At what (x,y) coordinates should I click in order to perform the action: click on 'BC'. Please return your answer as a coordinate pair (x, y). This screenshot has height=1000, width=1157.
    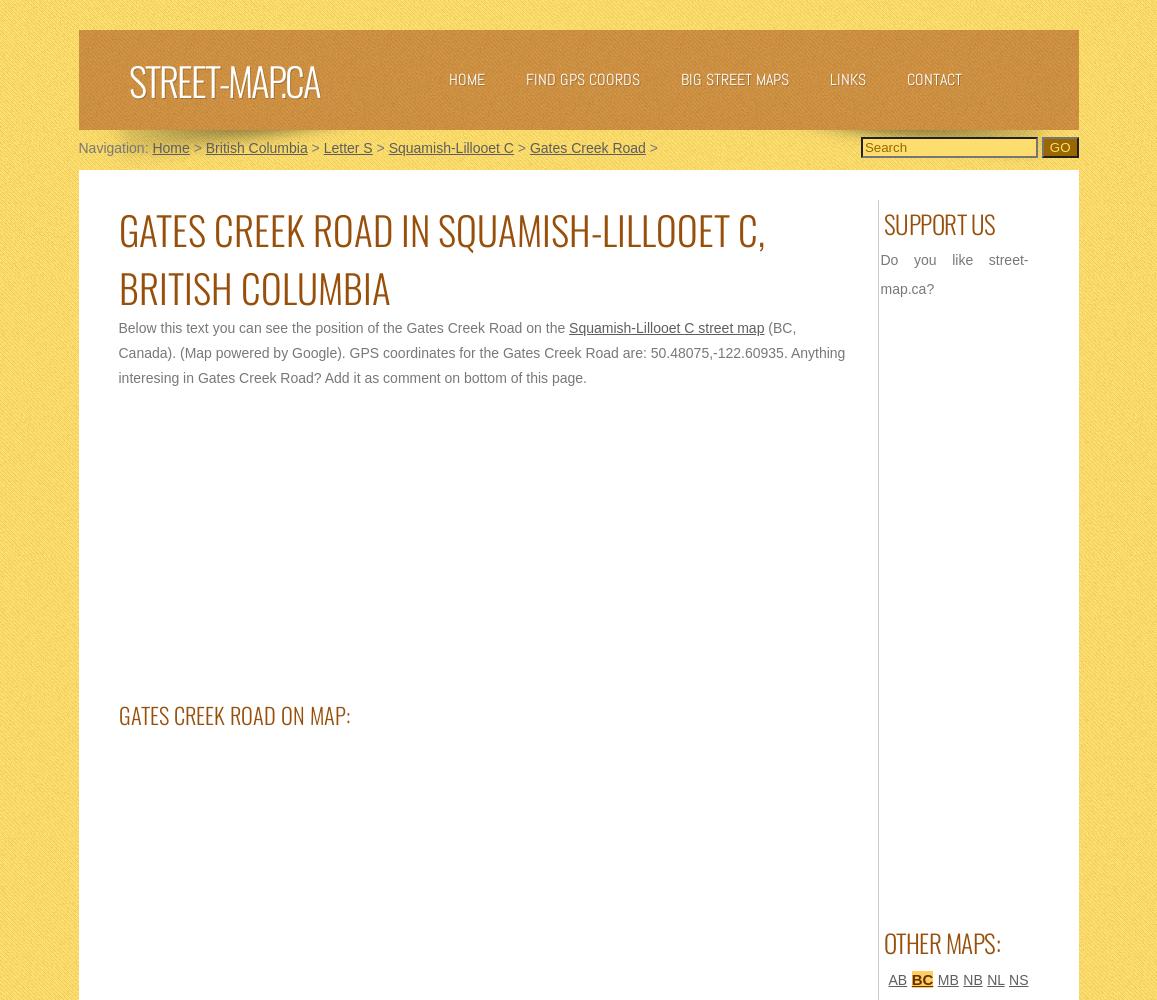
    Looking at the image, I should click on (921, 978).